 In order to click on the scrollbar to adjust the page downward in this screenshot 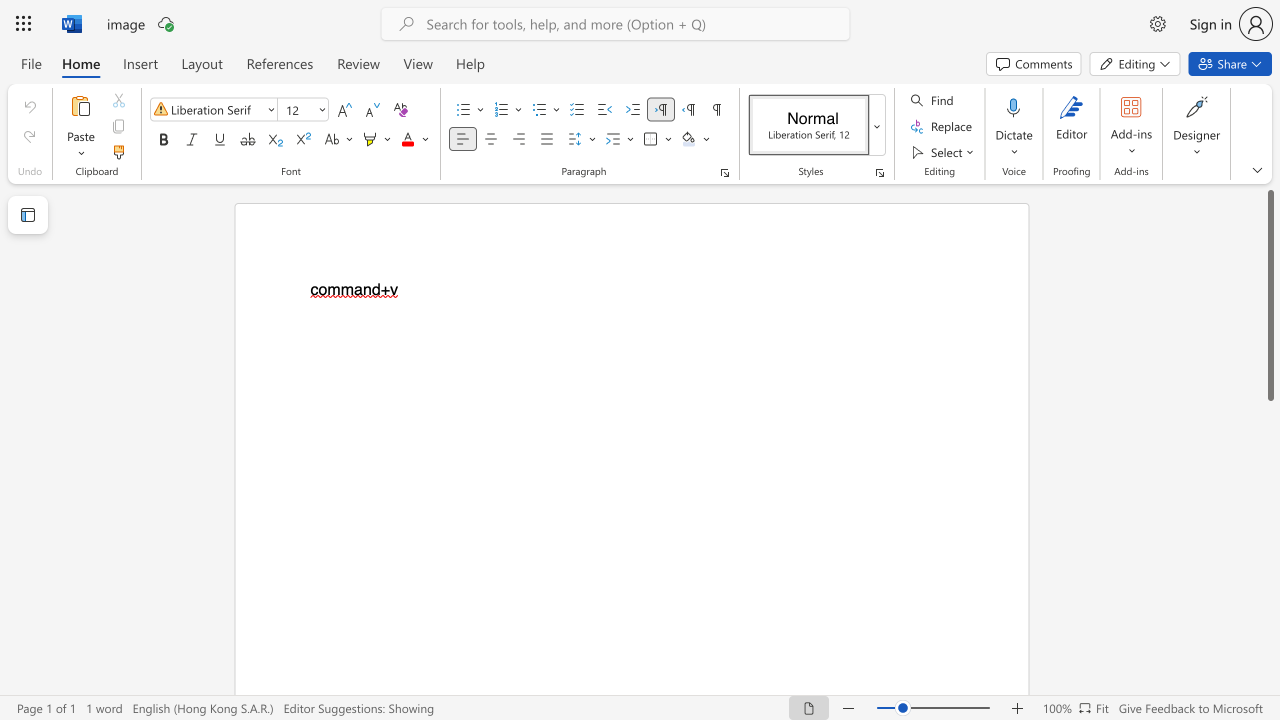, I will do `click(1269, 550)`.